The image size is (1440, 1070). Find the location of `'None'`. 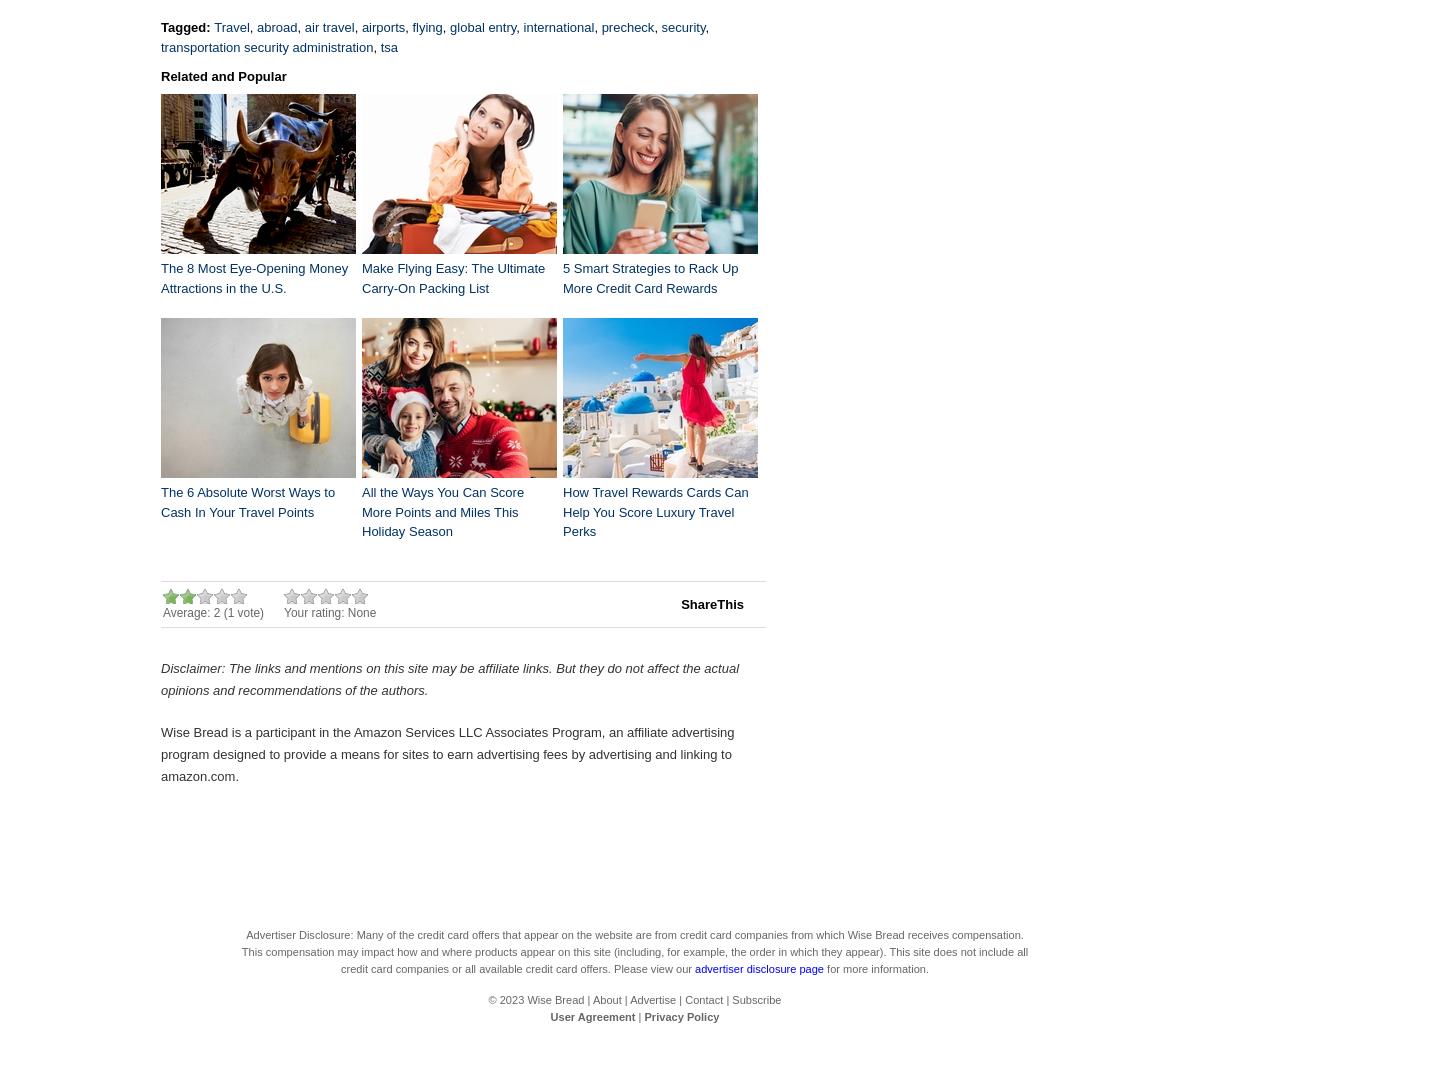

'None' is located at coordinates (360, 612).